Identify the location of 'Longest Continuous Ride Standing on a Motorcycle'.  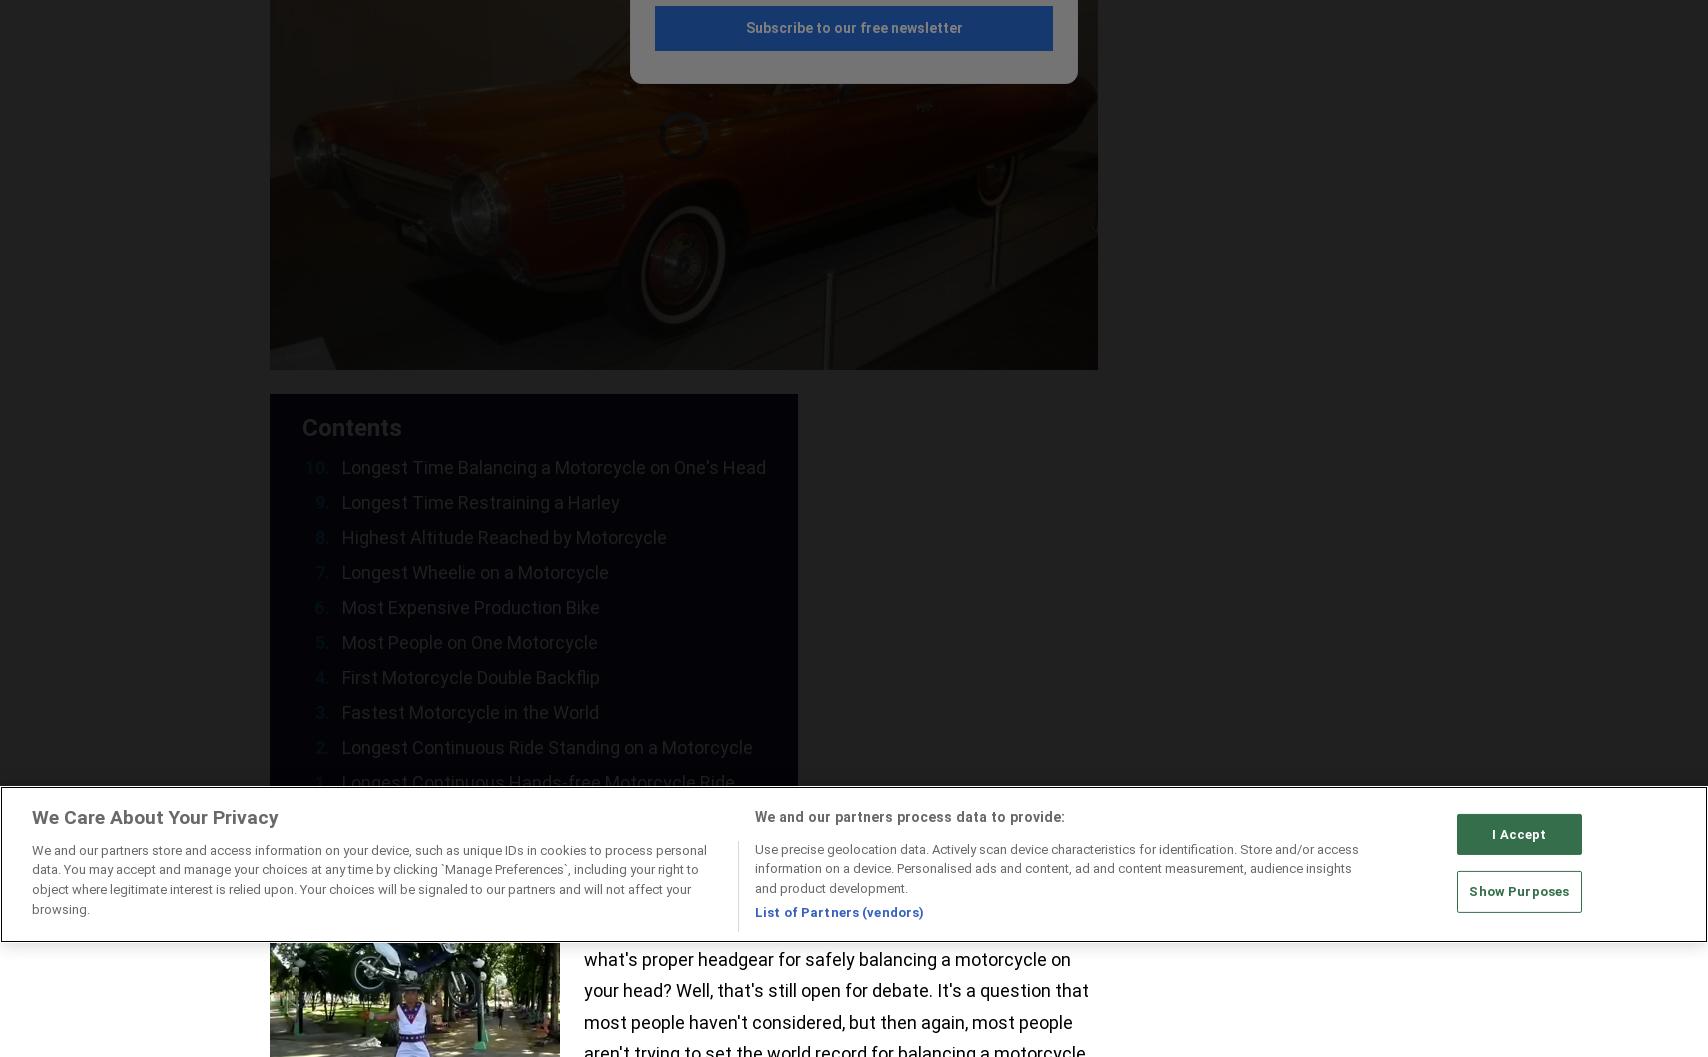
(547, 746).